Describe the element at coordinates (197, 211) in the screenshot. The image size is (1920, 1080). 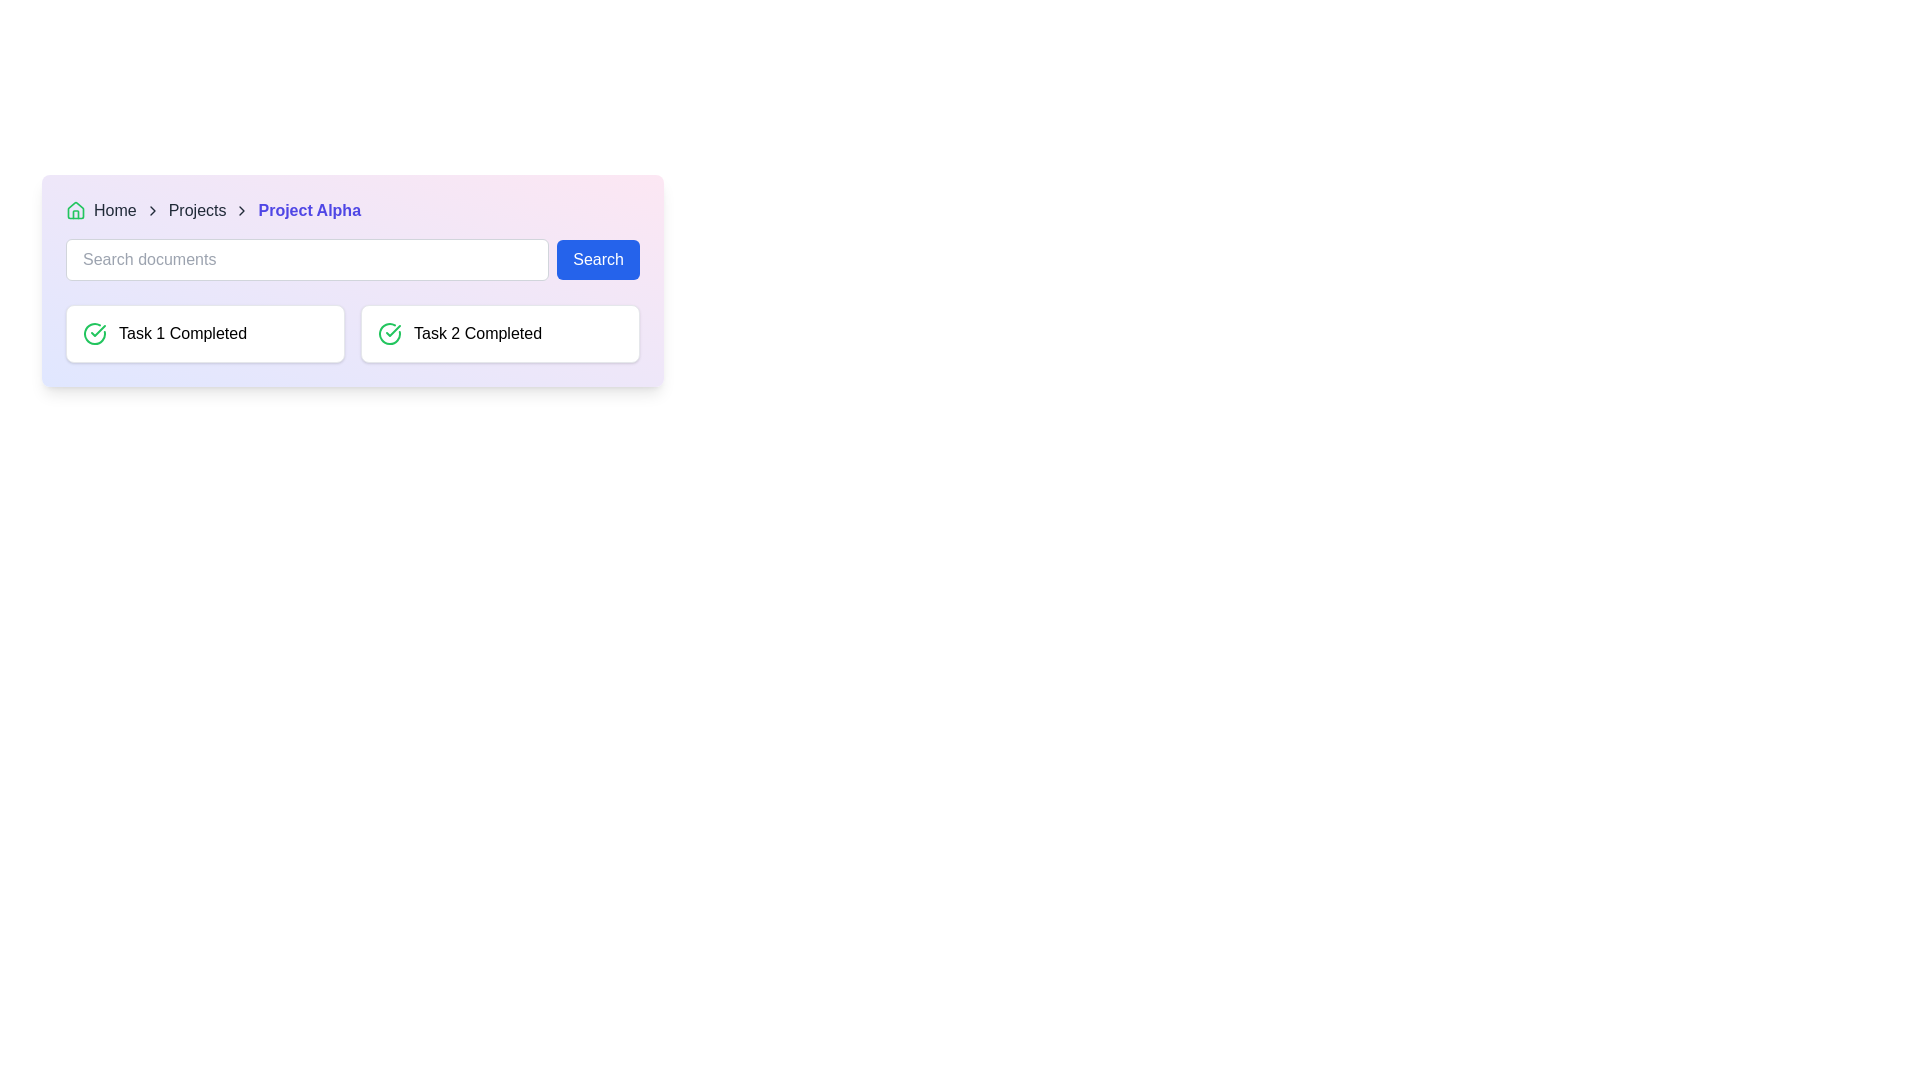
I see `the 'Projects' text label in the breadcrumb navigation bar, which indicates the current section and is positioned between the chevron icon and the 'Project Alpha' link` at that location.